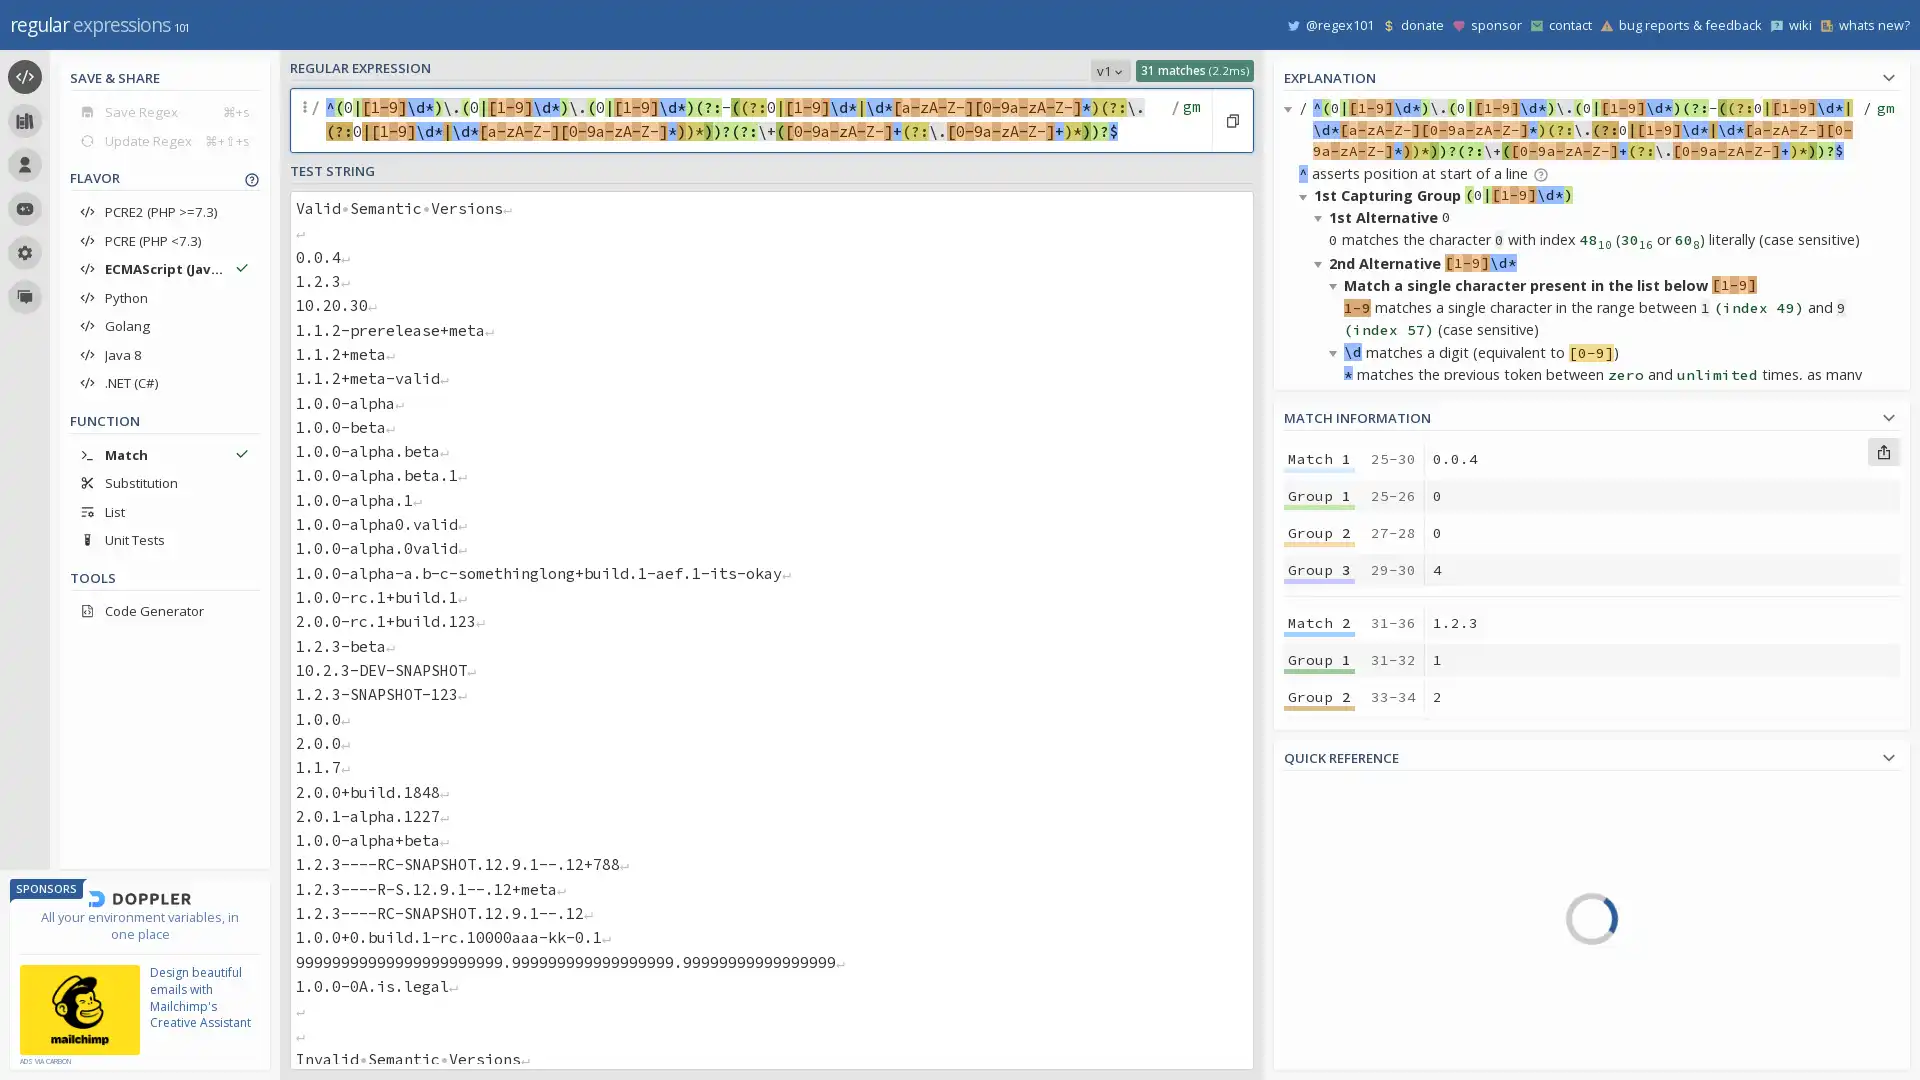  What do you see at coordinates (1319, 459) in the screenshot?
I see `Match 1` at bounding box center [1319, 459].